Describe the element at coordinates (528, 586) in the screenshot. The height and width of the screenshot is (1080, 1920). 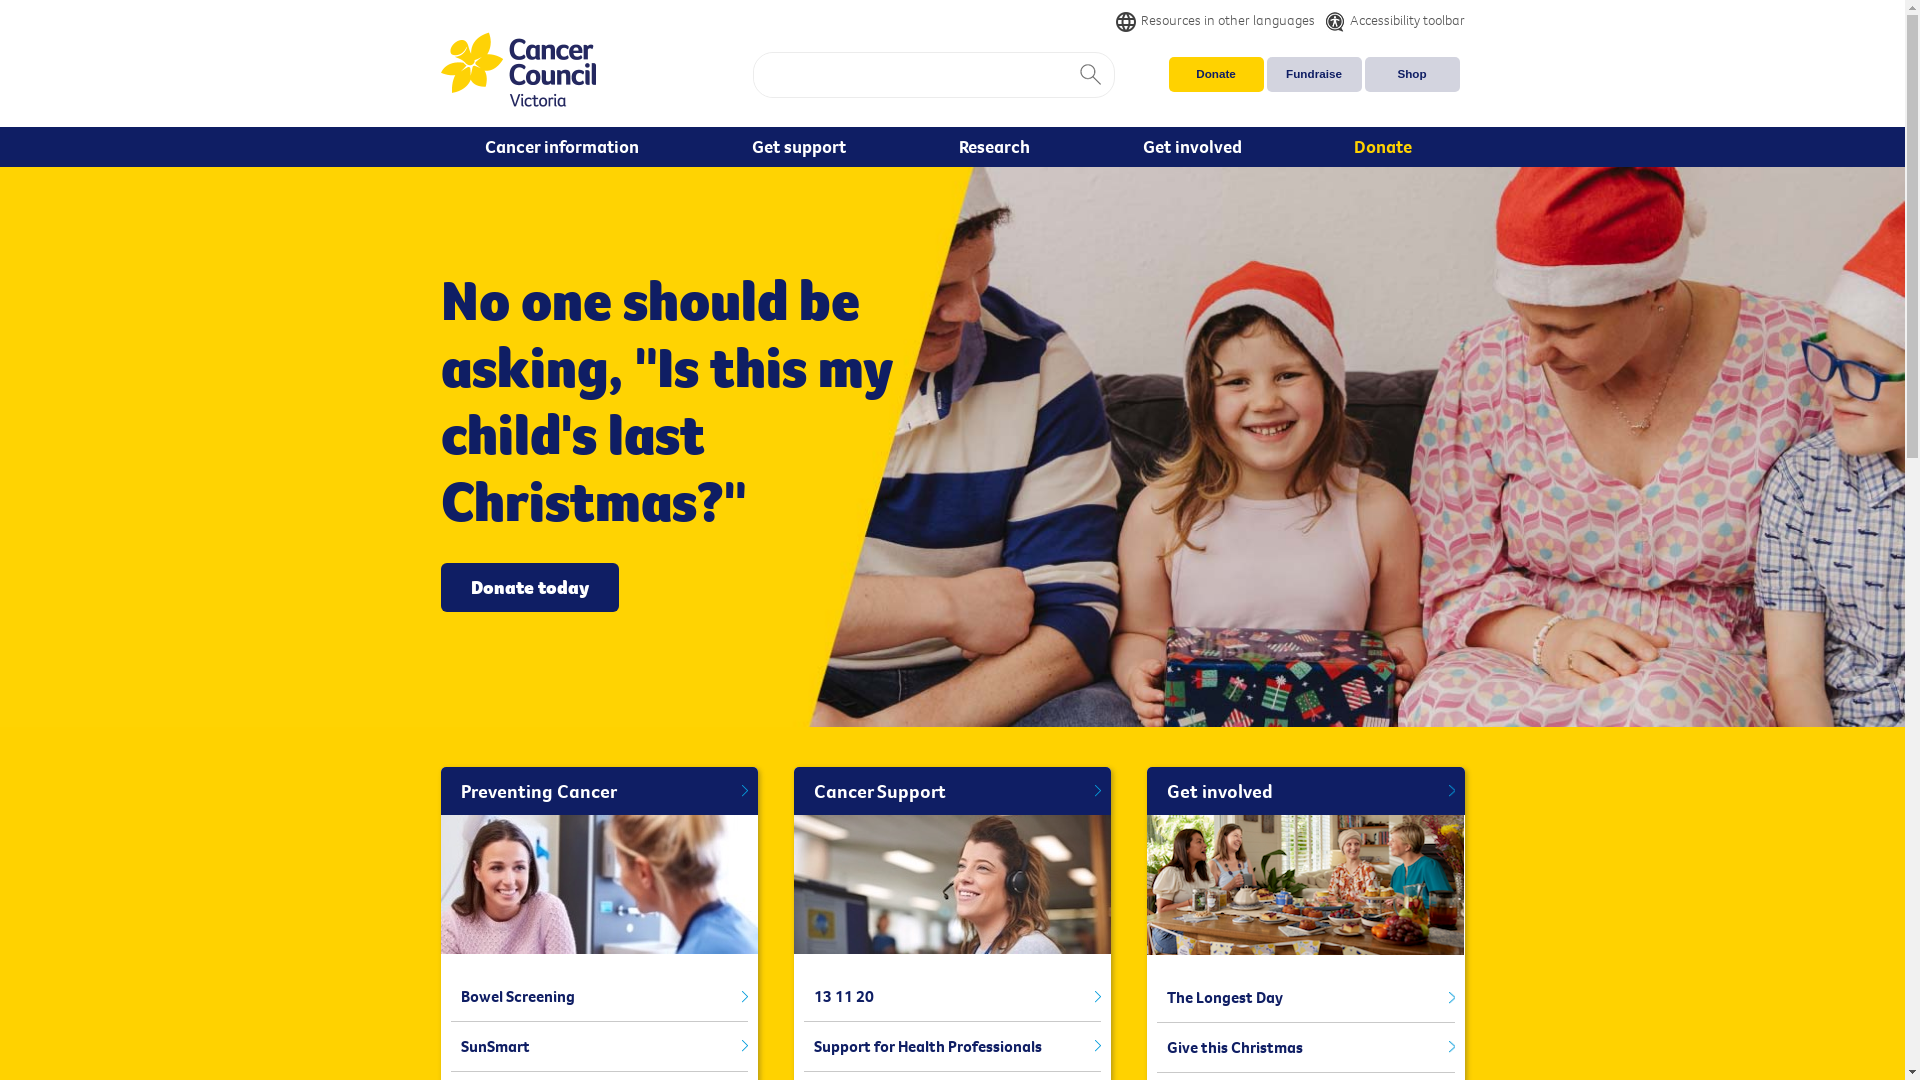
I see `'Donate today'` at that location.